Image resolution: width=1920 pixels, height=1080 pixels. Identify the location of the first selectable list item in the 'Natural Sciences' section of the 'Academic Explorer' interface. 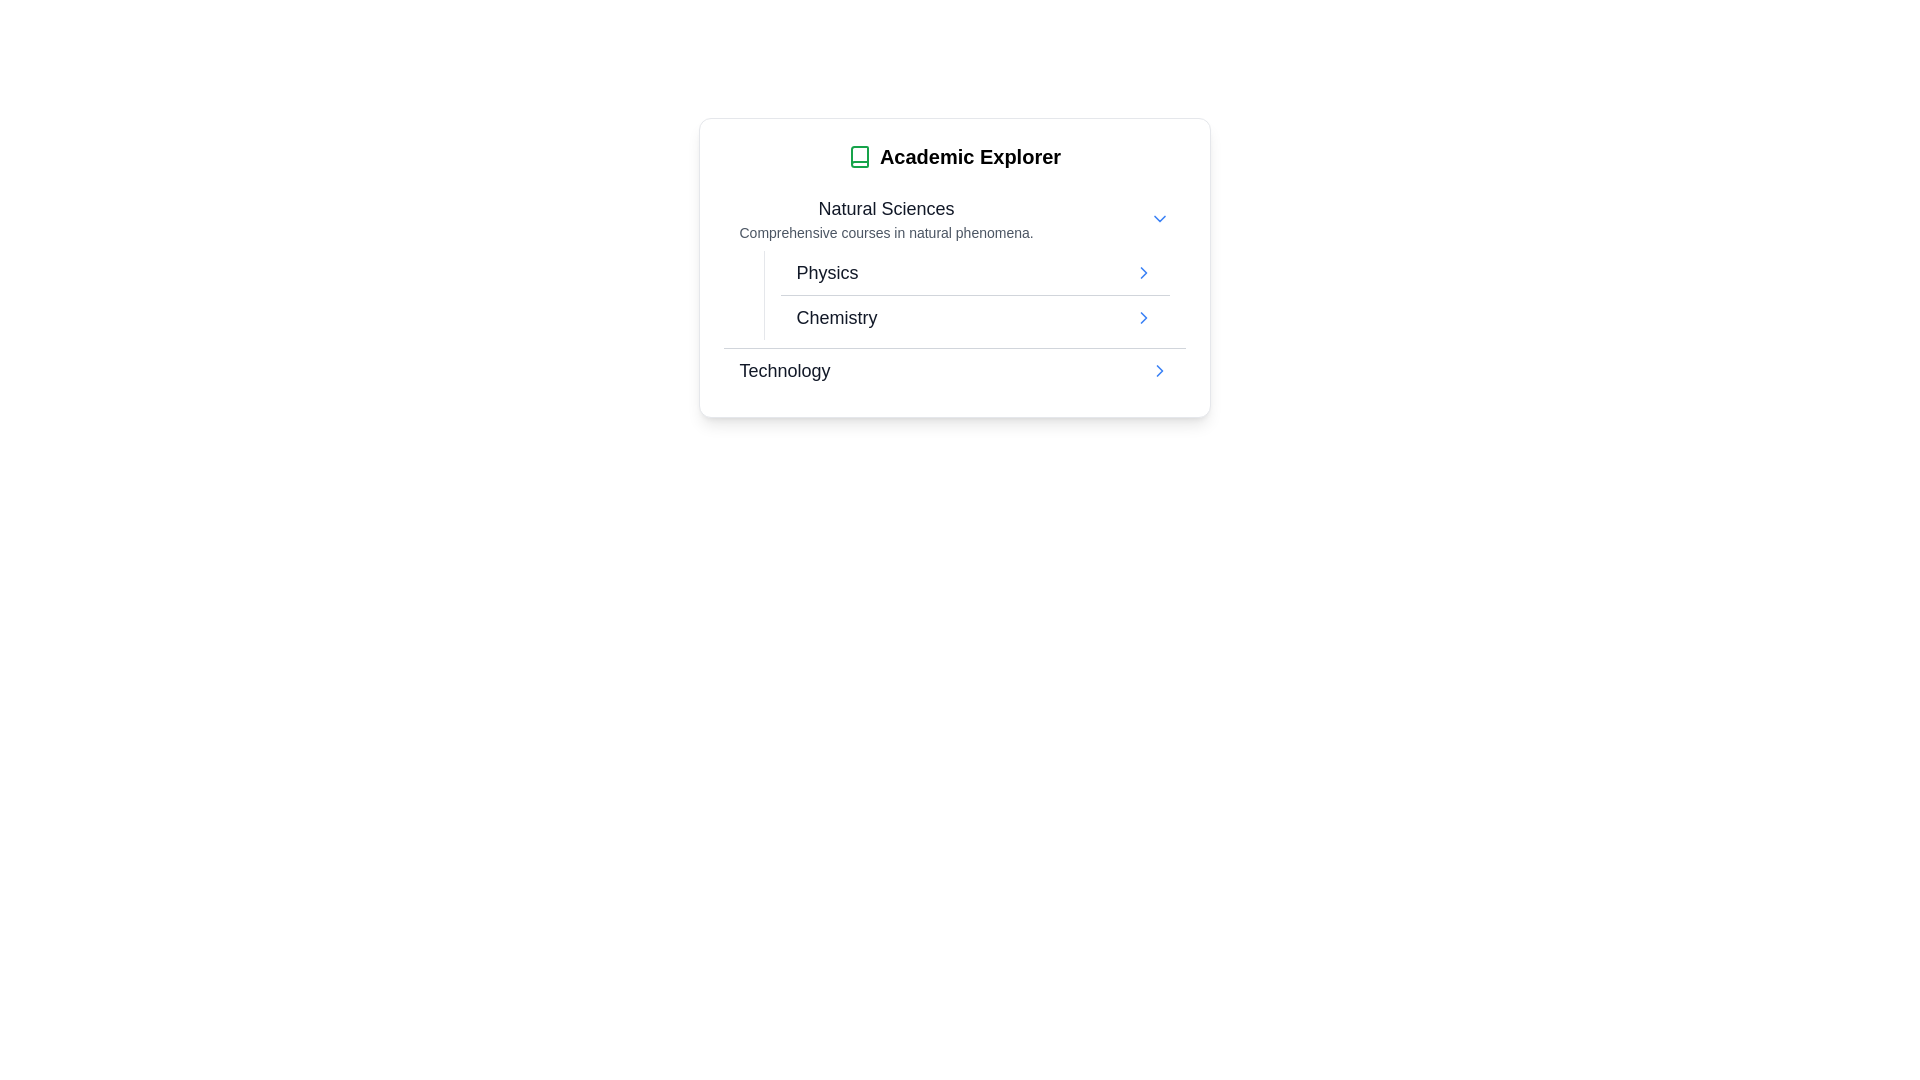
(974, 273).